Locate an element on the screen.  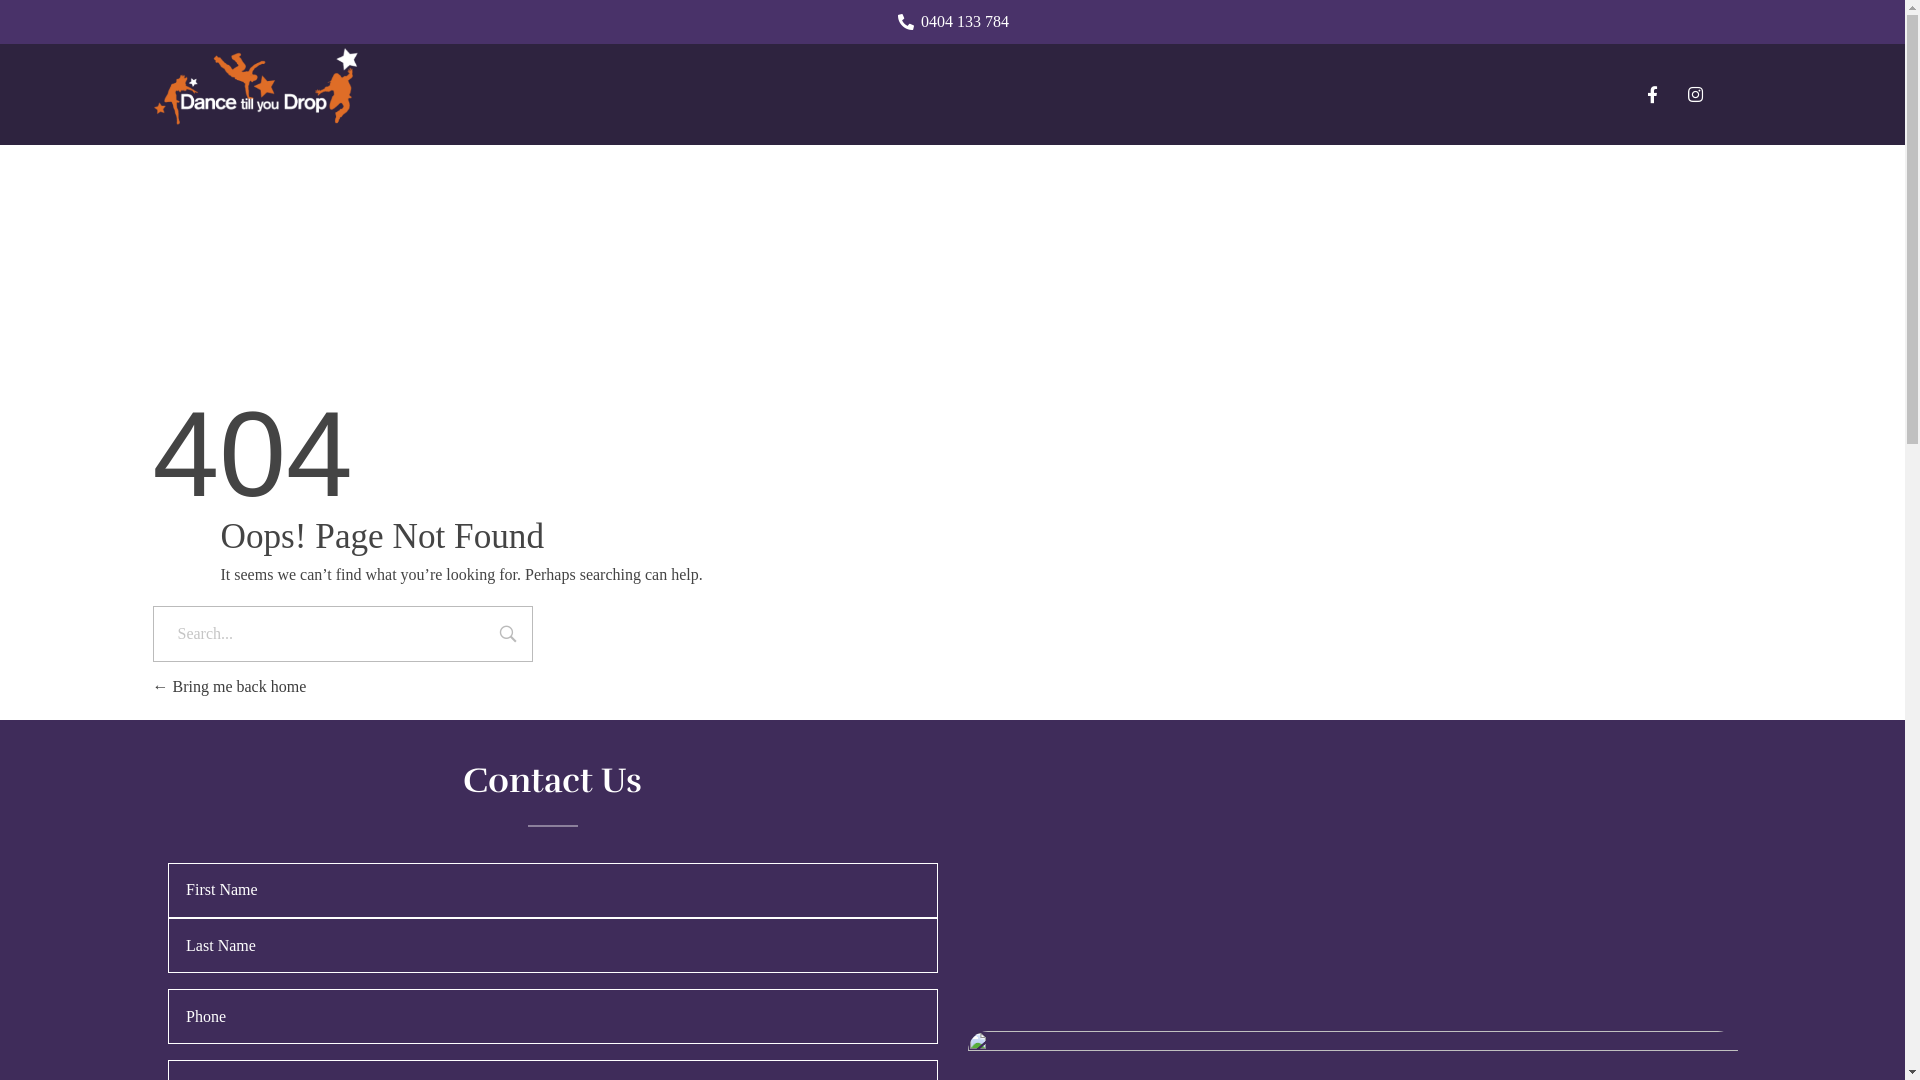
'Dance Till You Drop' is located at coordinates (263, 148).